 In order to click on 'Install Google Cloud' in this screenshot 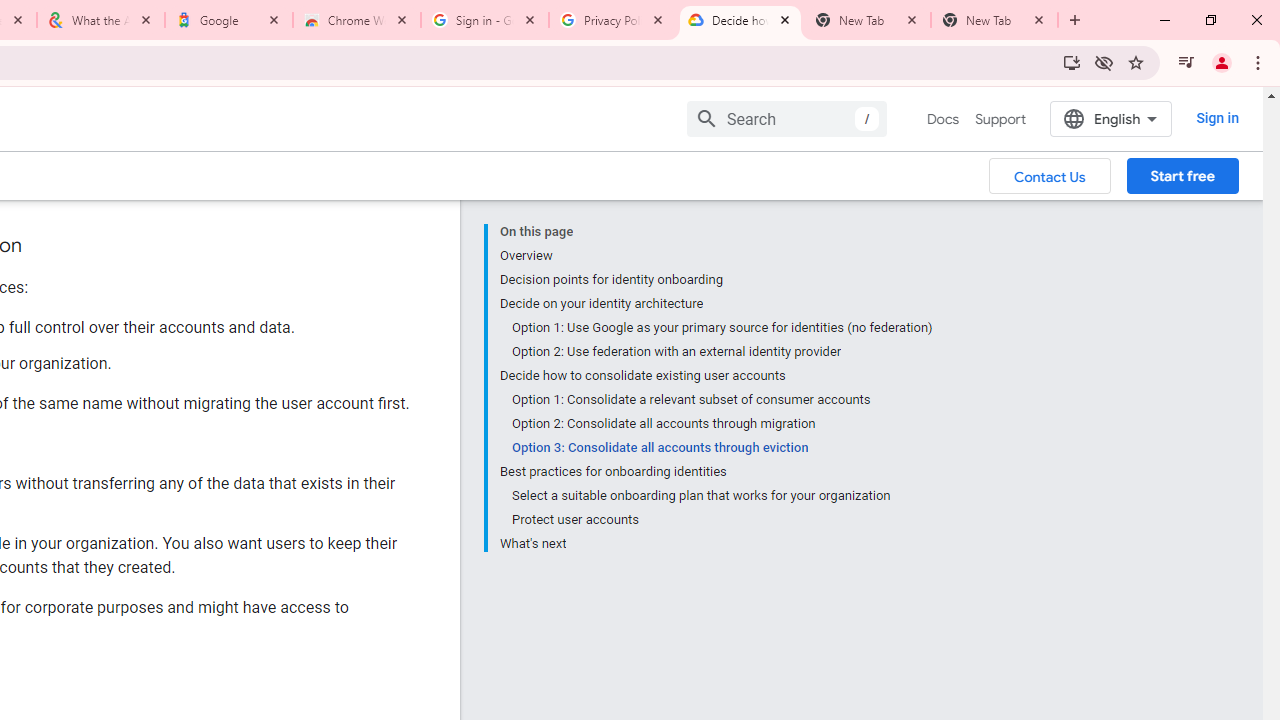, I will do `click(1071, 61)`.